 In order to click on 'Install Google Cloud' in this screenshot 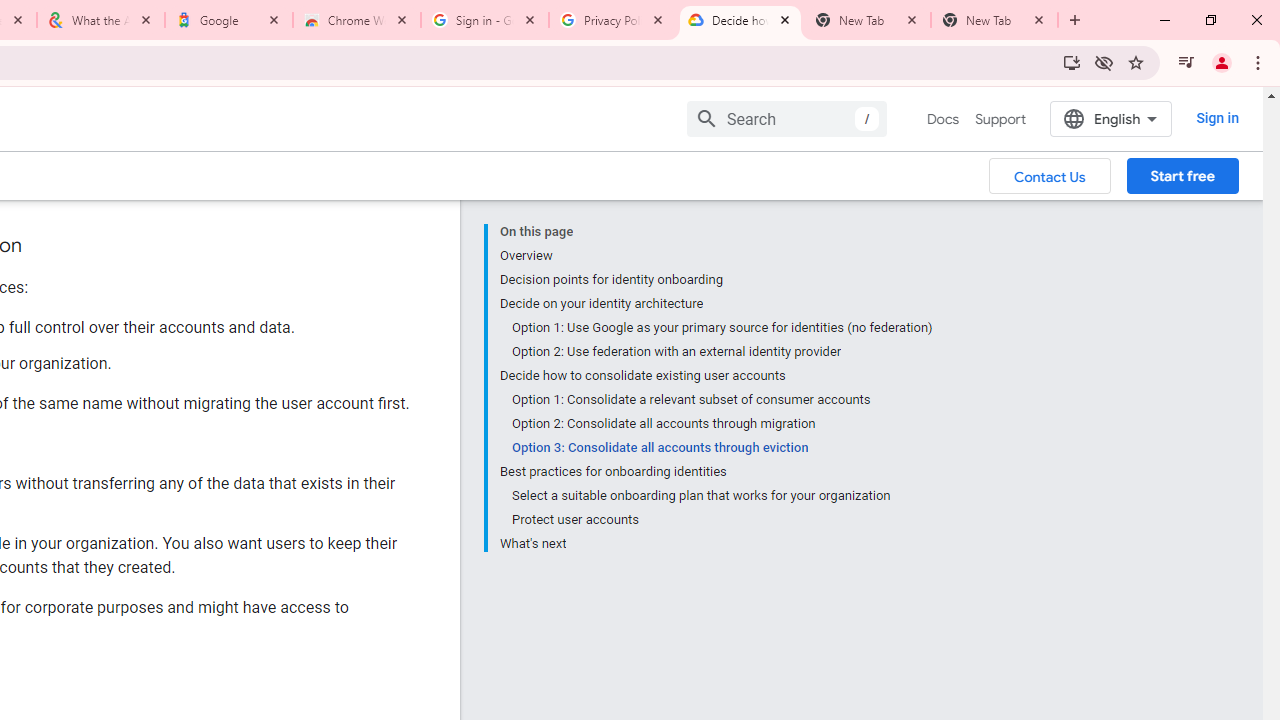, I will do `click(1071, 61)`.